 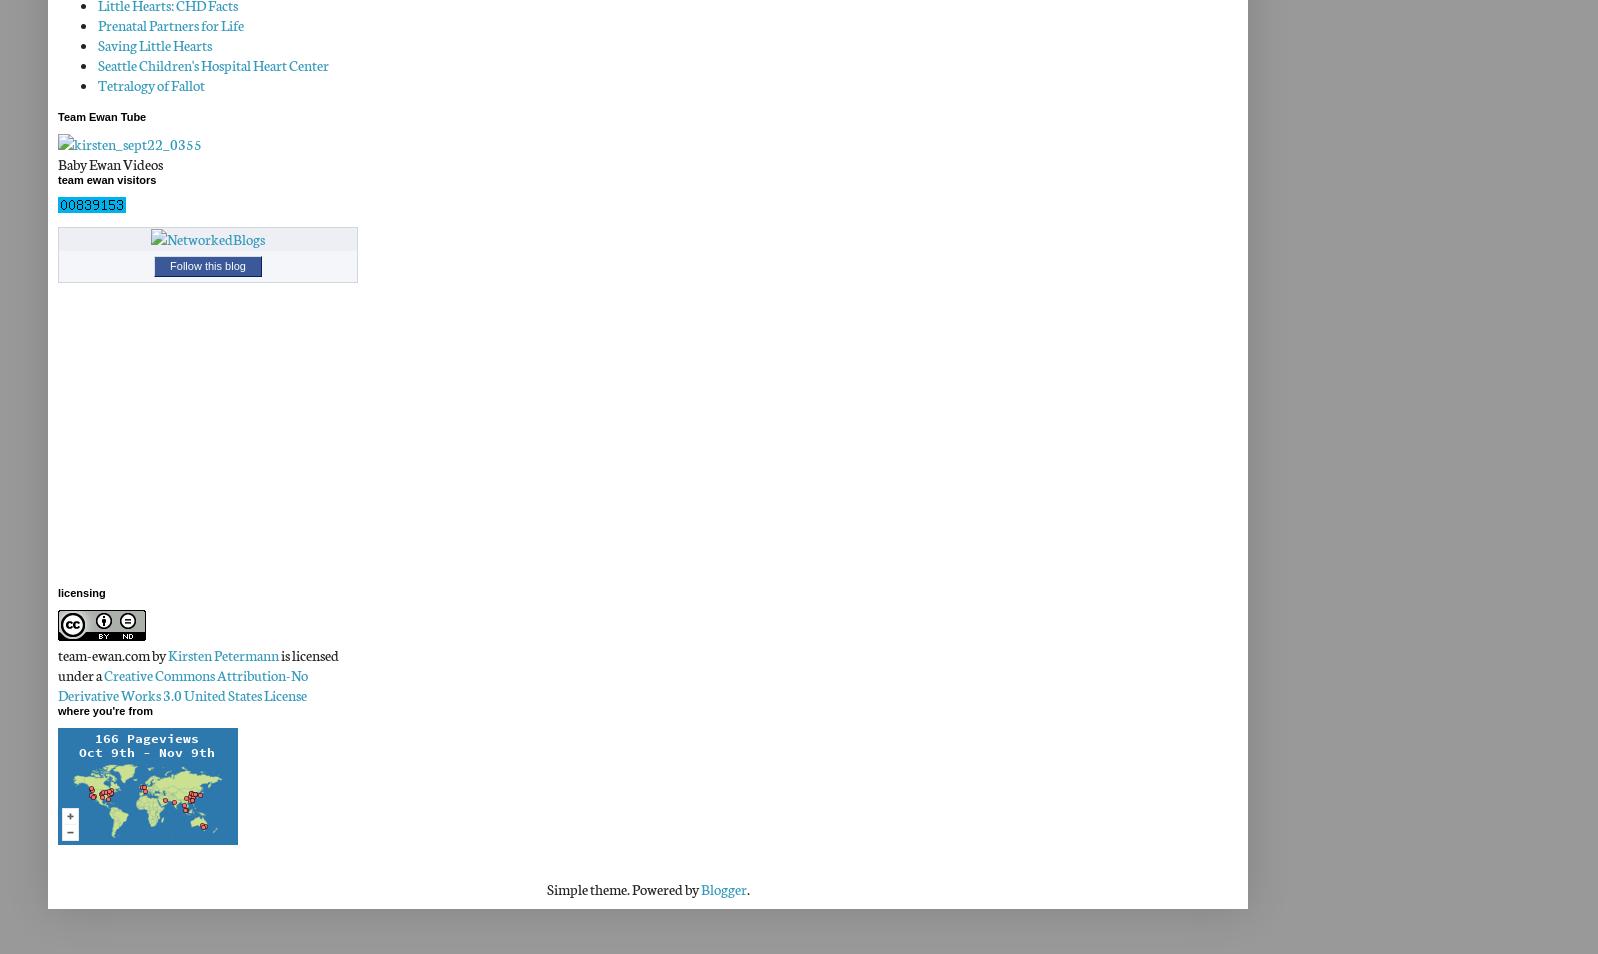 What do you see at coordinates (747, 889) in the screenshot?
I see `'.'` at bounding box center [747, 889].